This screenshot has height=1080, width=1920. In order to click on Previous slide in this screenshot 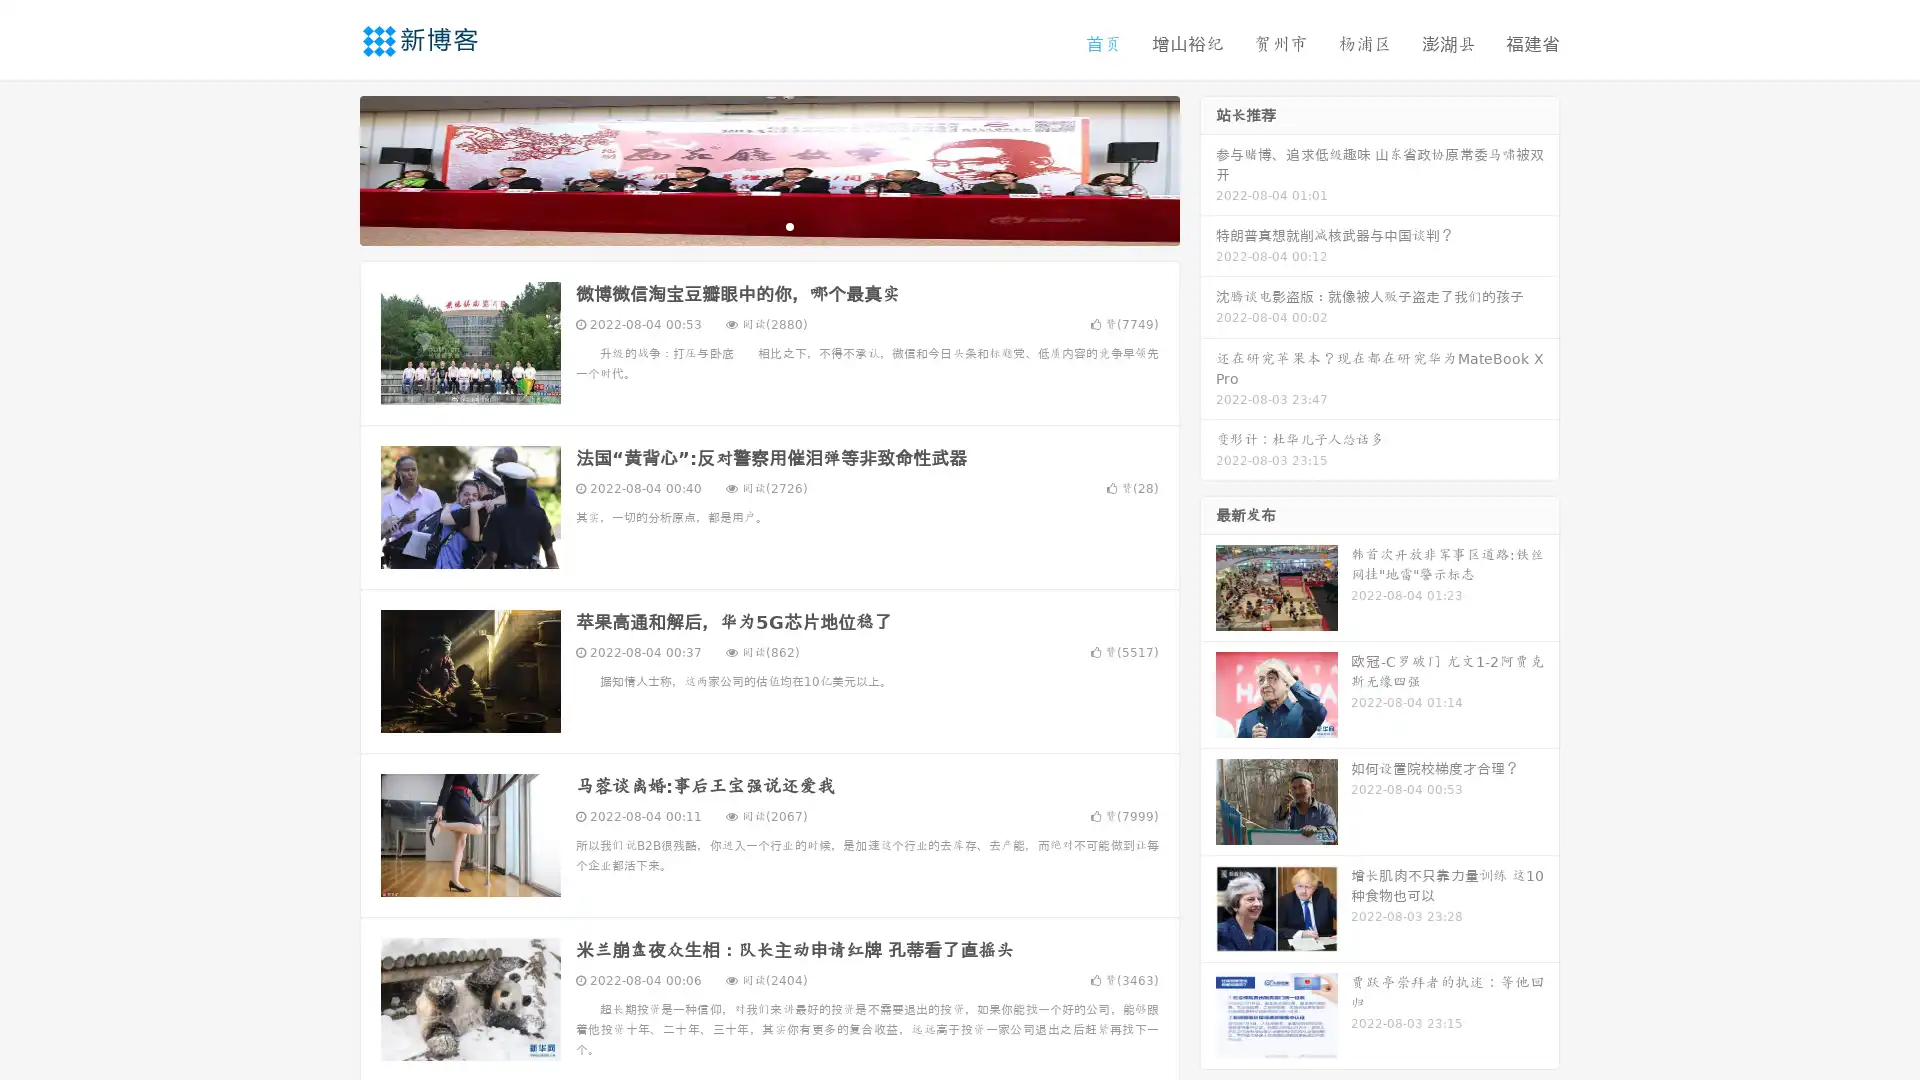, I will do `click(330, 168)`.